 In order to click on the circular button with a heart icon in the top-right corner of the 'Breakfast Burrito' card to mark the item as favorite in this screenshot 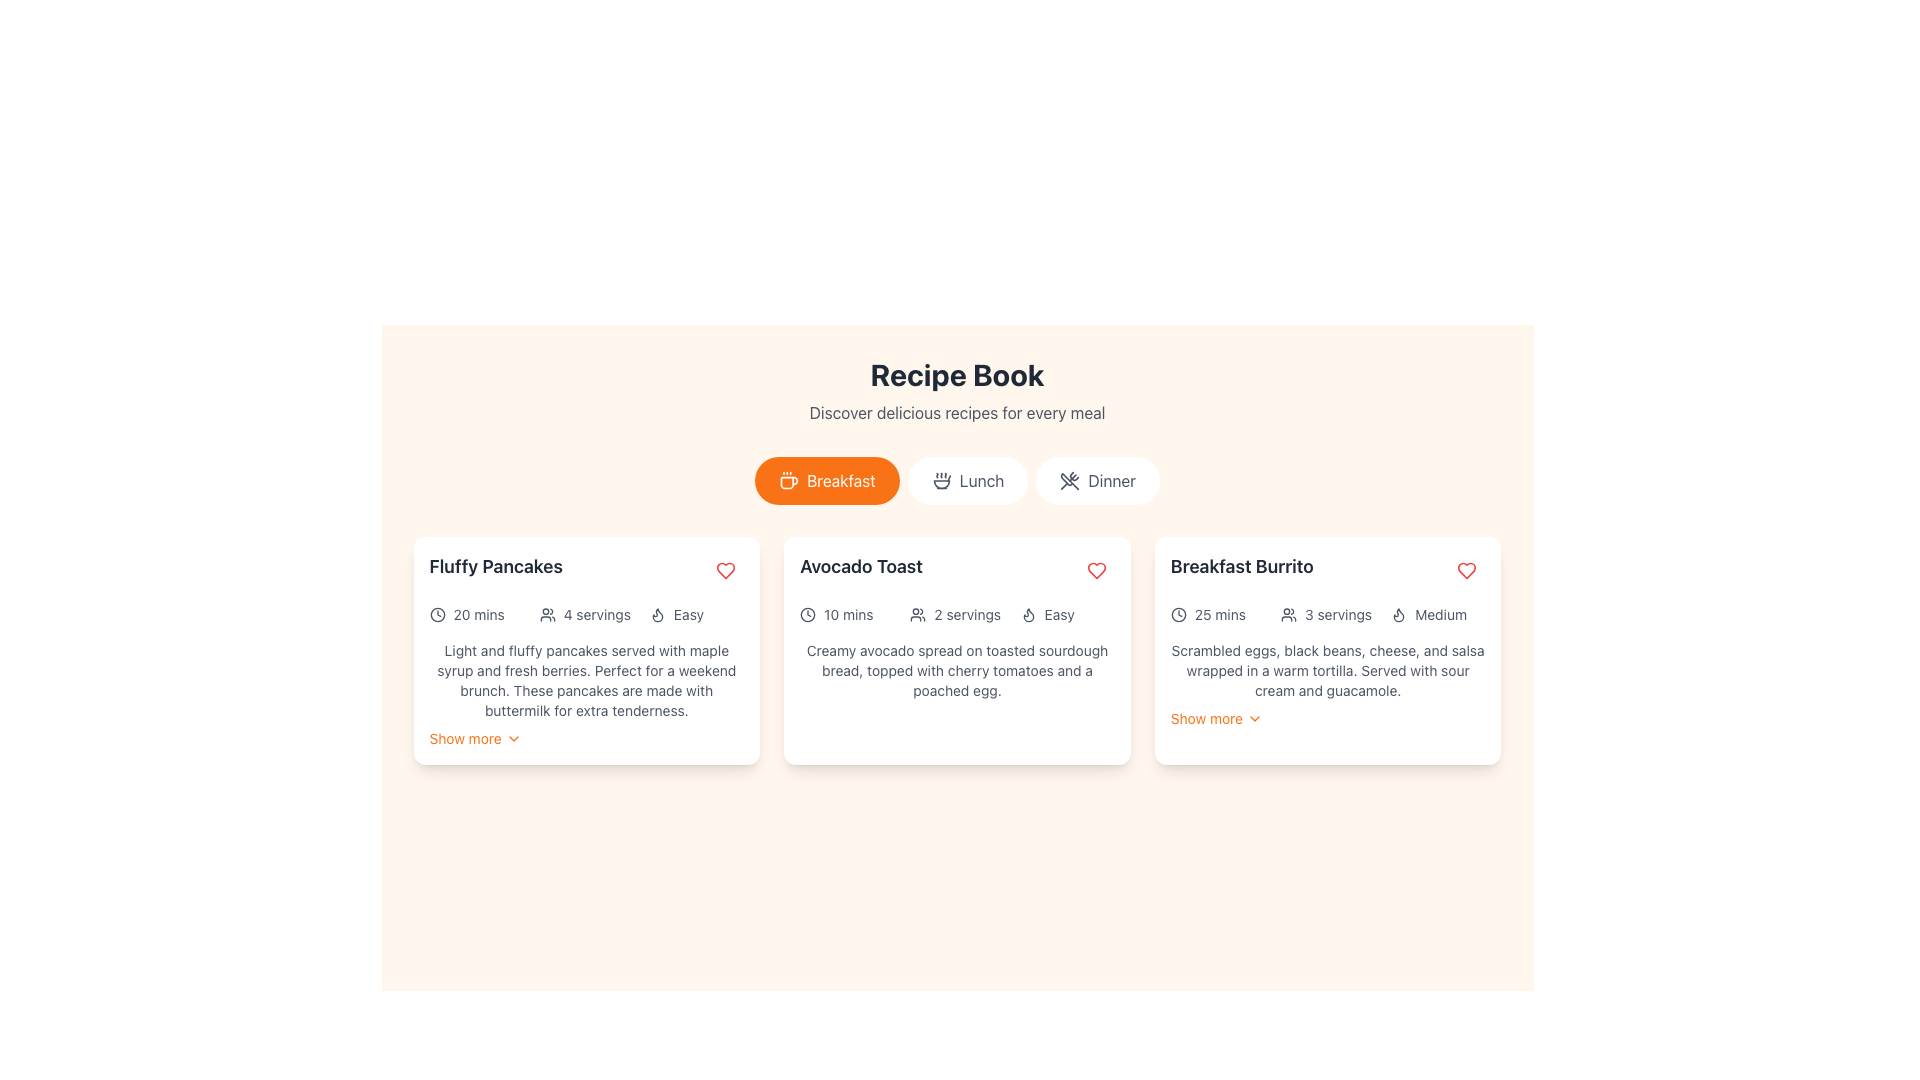, I will do `click(1467, 570)`.